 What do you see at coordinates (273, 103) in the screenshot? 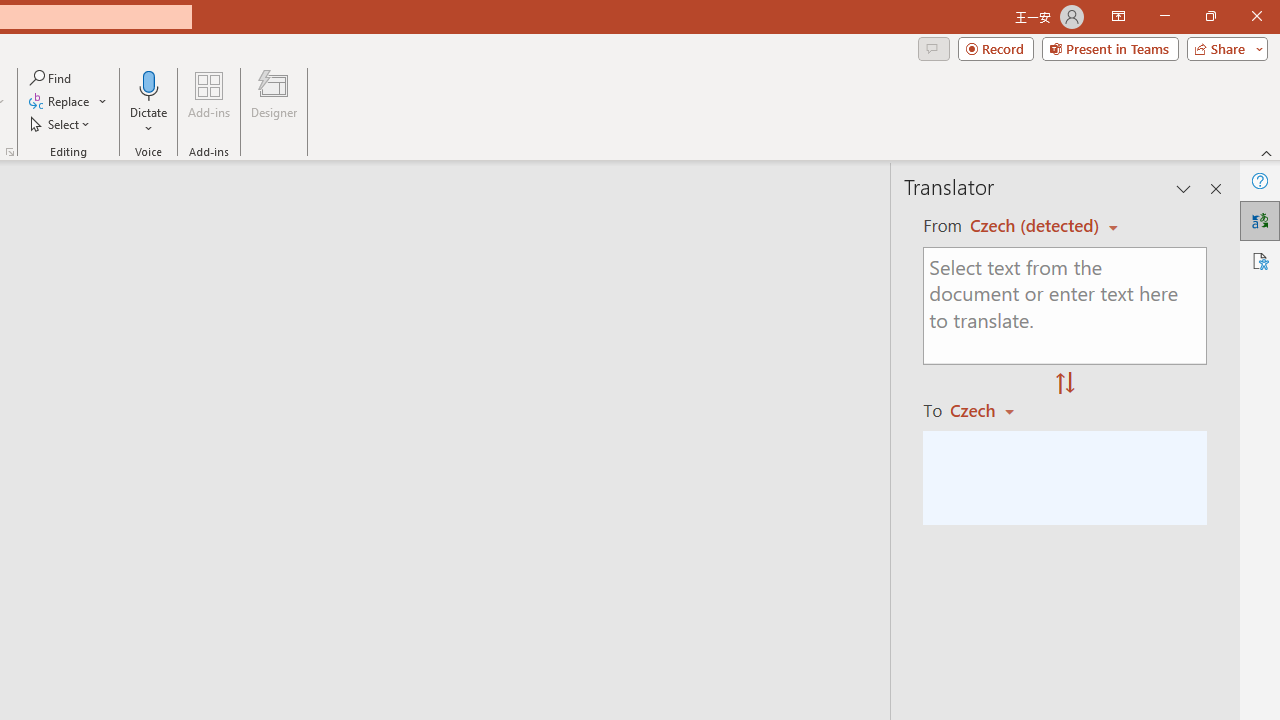
I see `'Designer'` at bounding box center [273, 103].